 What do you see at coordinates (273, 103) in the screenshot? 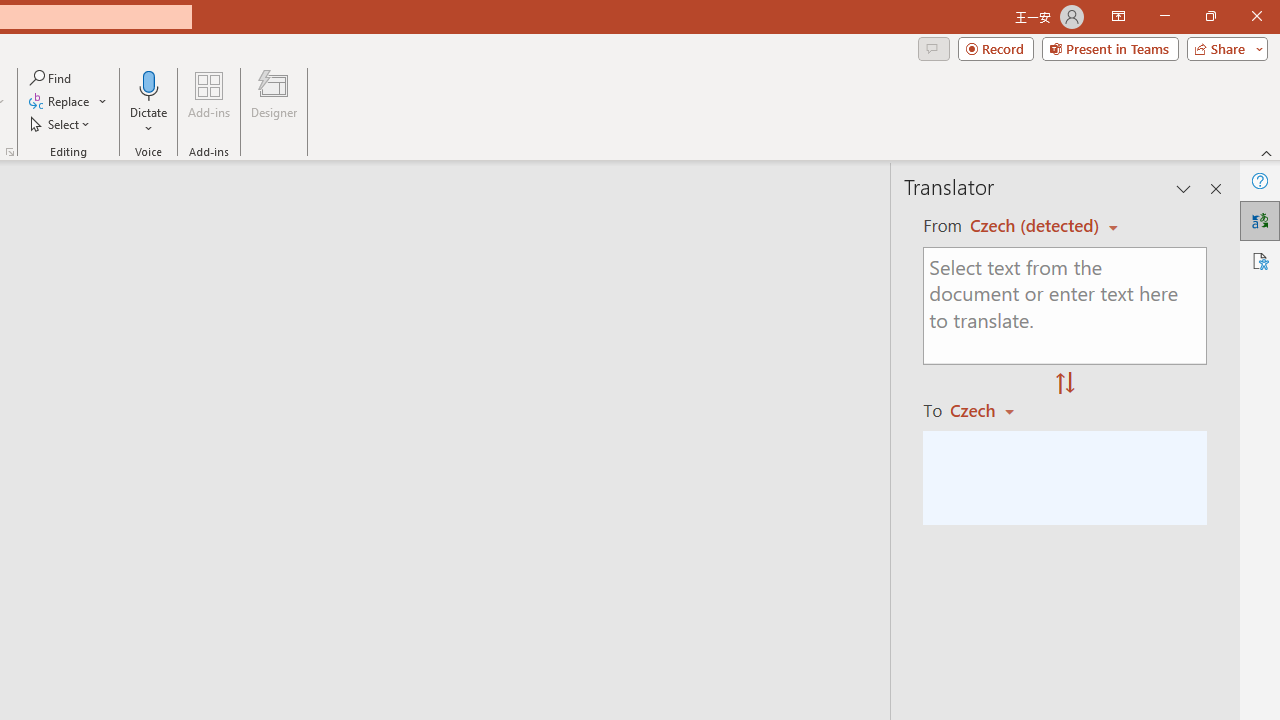
I see `'Designer'` at bounding box center [273, 103].